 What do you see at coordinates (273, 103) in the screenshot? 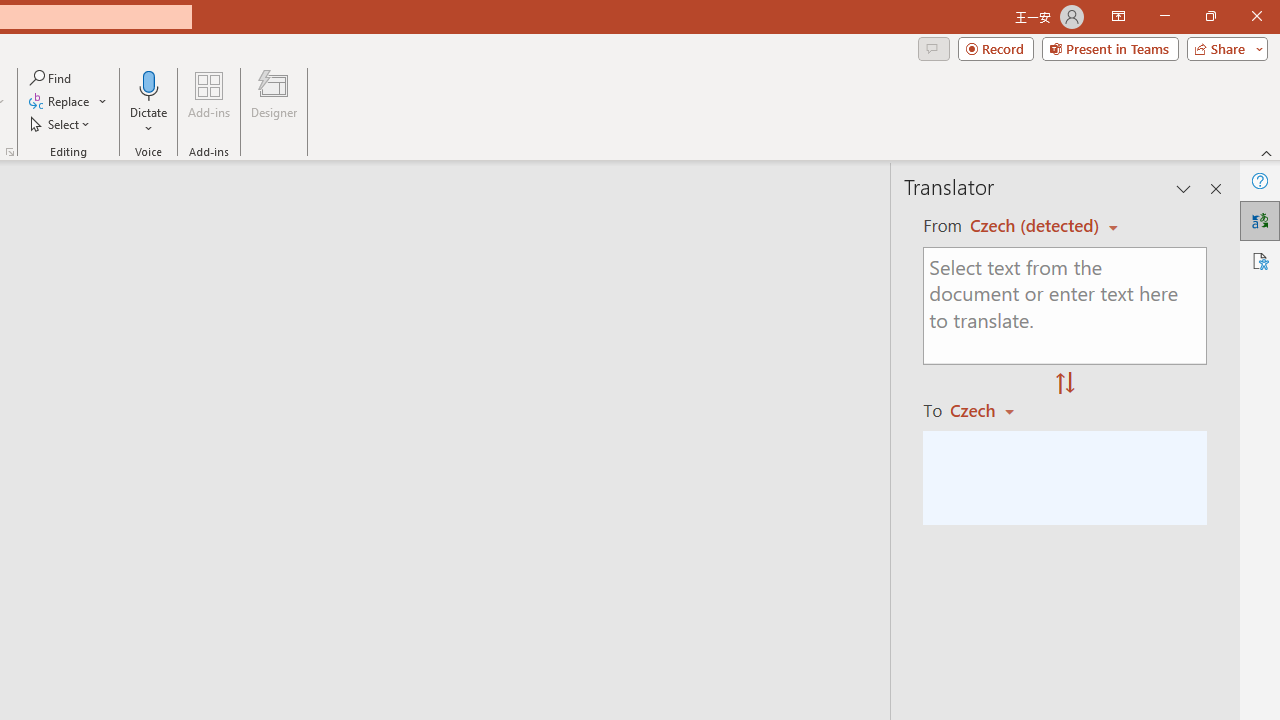
I see `'Designer'` at bounding box center [273, 103].